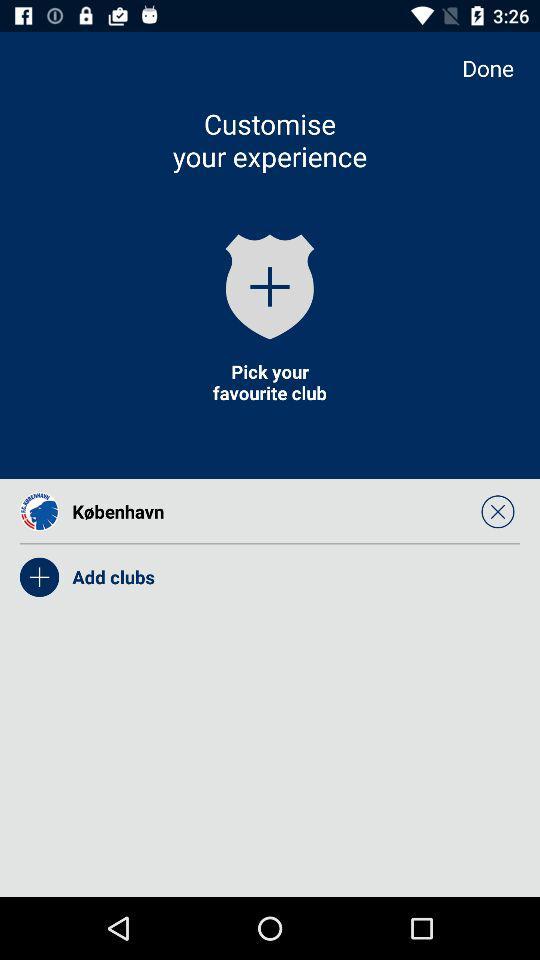  I want to click on the done at the top right corner, so click(496, 68).